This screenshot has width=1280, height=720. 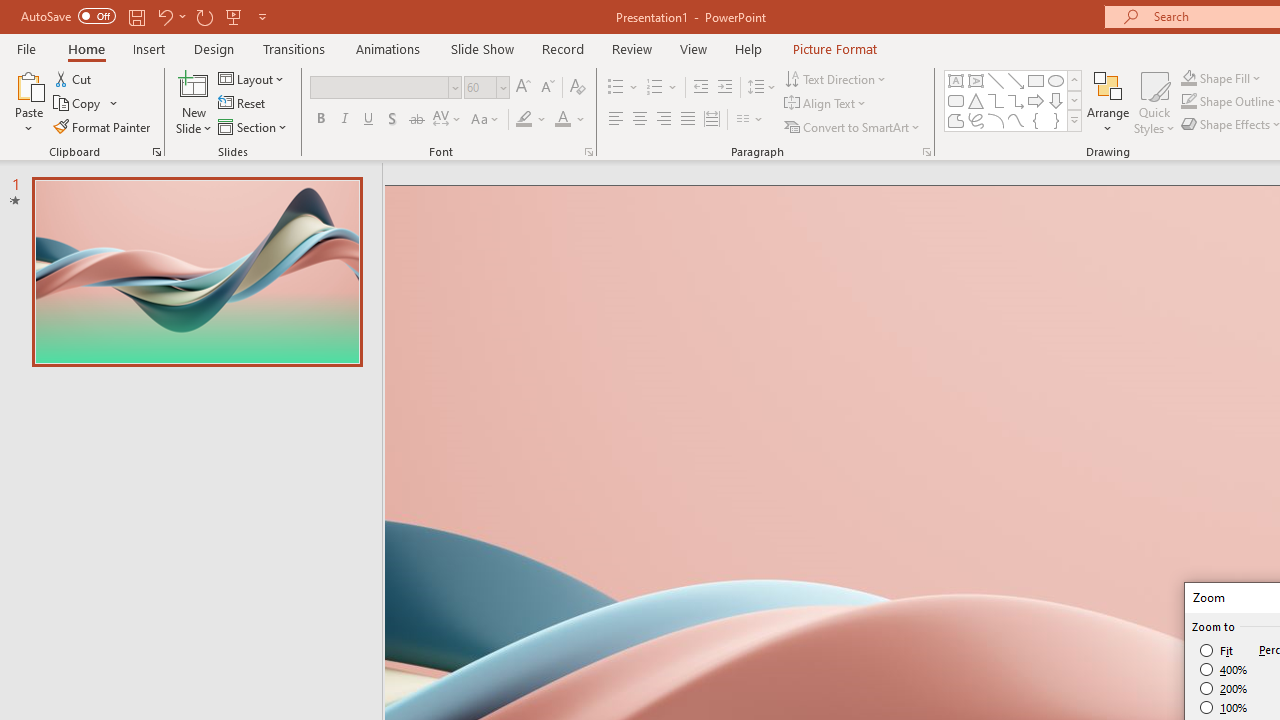 I want to click on 'Shapes', so click(x=1073, y=120).